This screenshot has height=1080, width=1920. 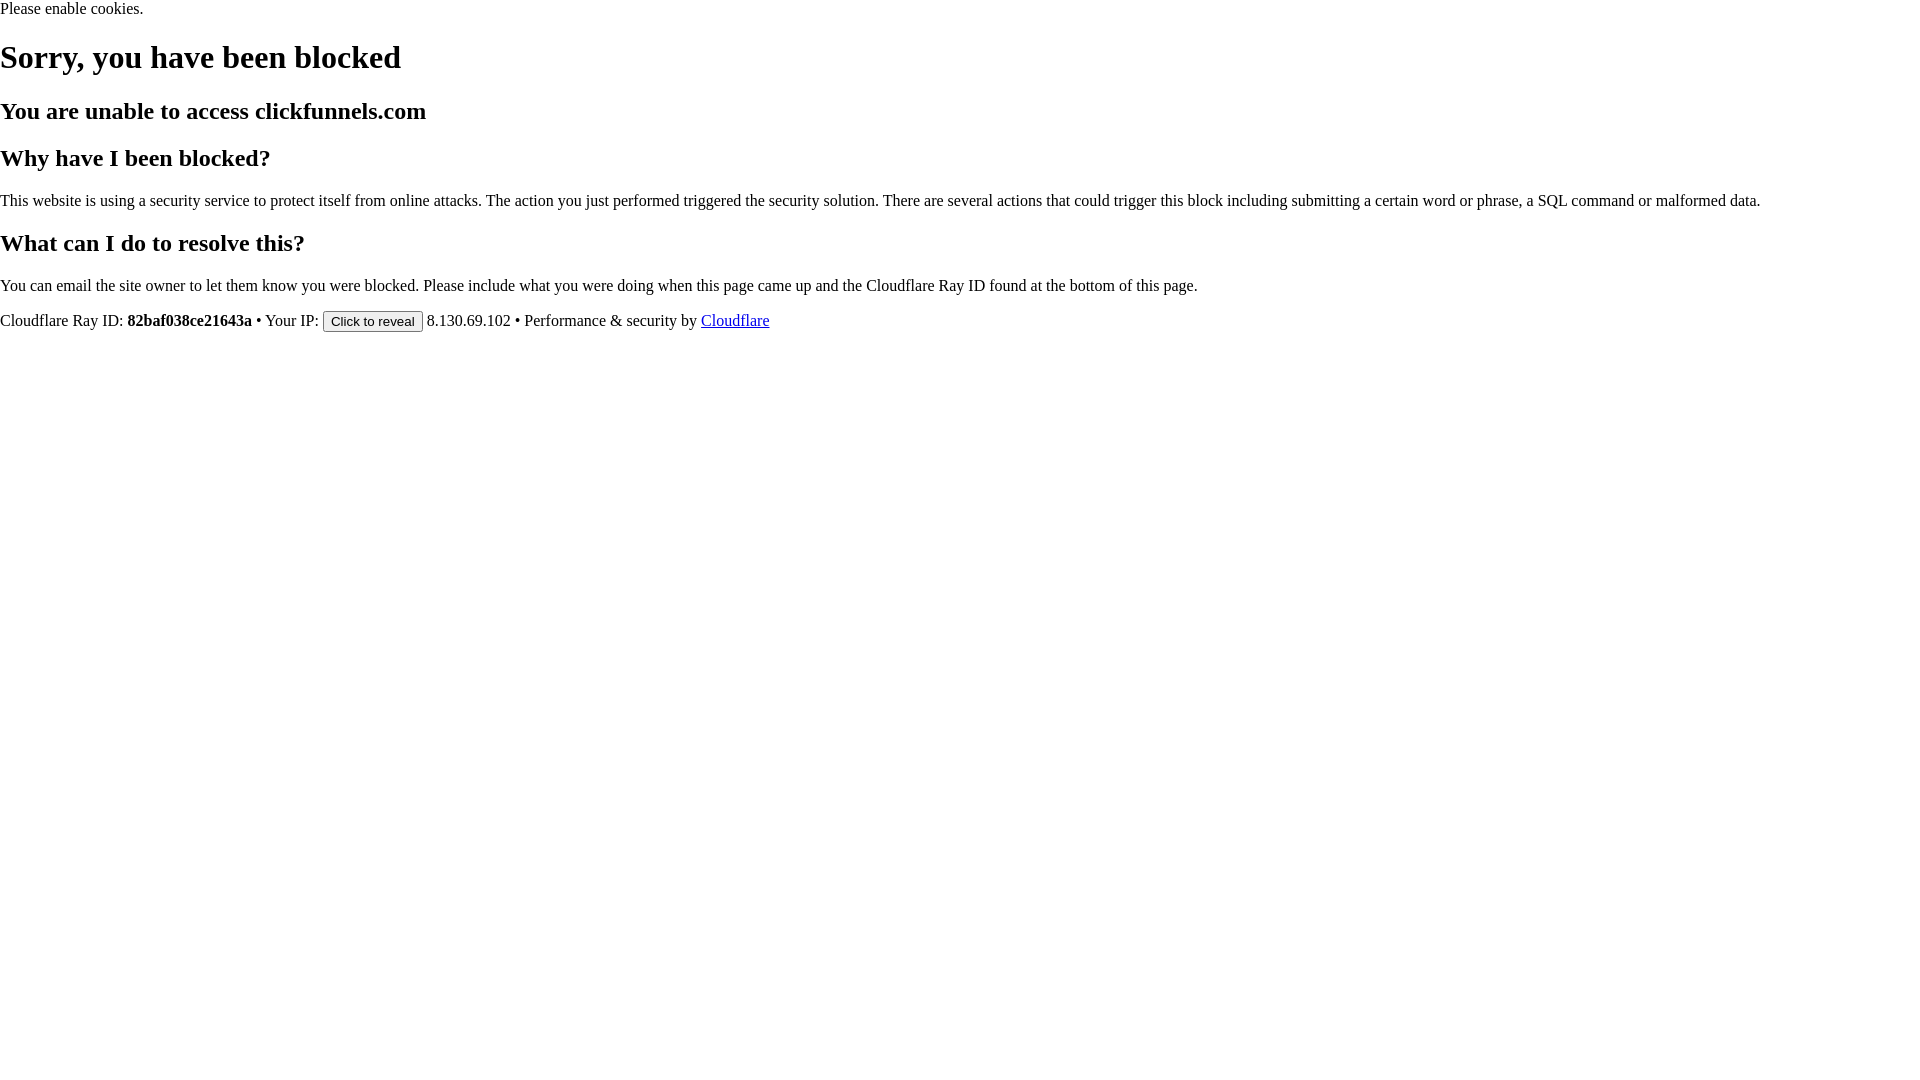 What do you see at coordinates (373, 319) in the screenshot?
I see `'Click to reveal'` at bounding box center [373, 319].